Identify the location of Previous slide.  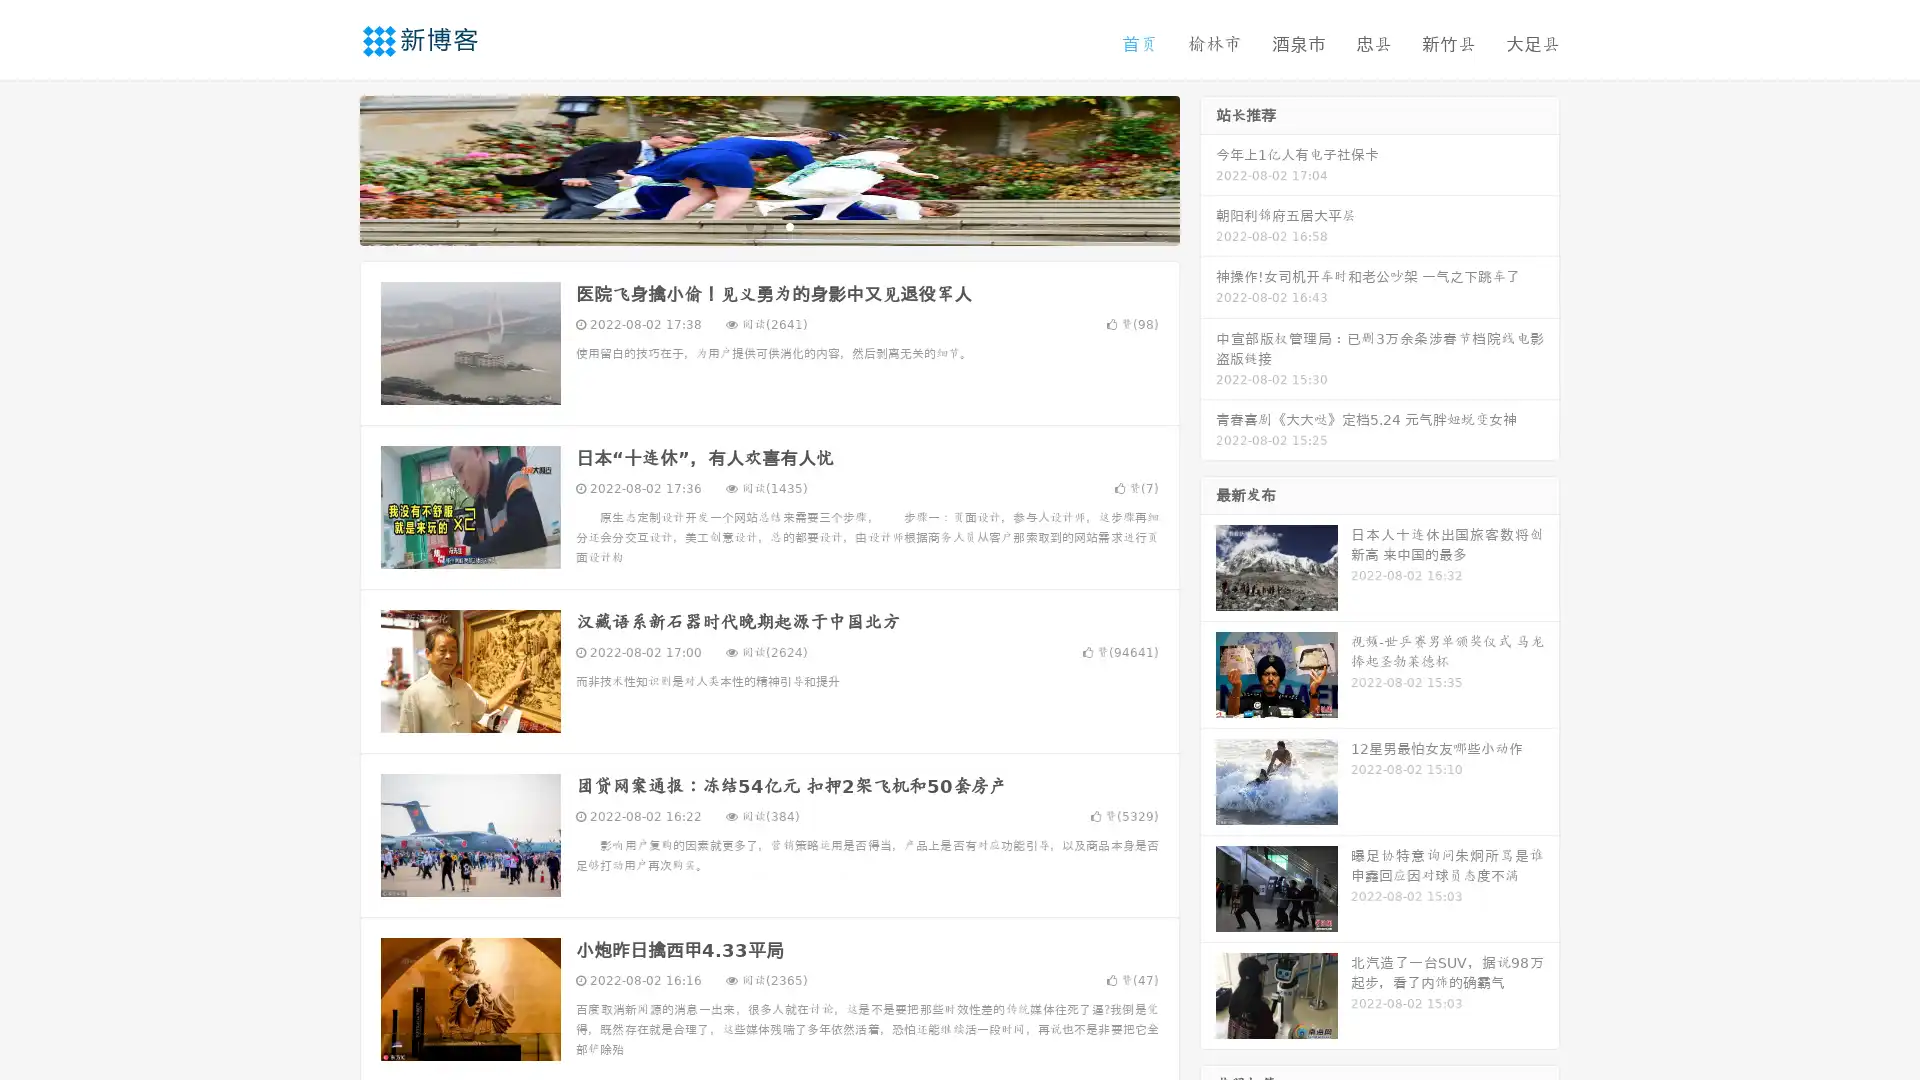
(330, 168).